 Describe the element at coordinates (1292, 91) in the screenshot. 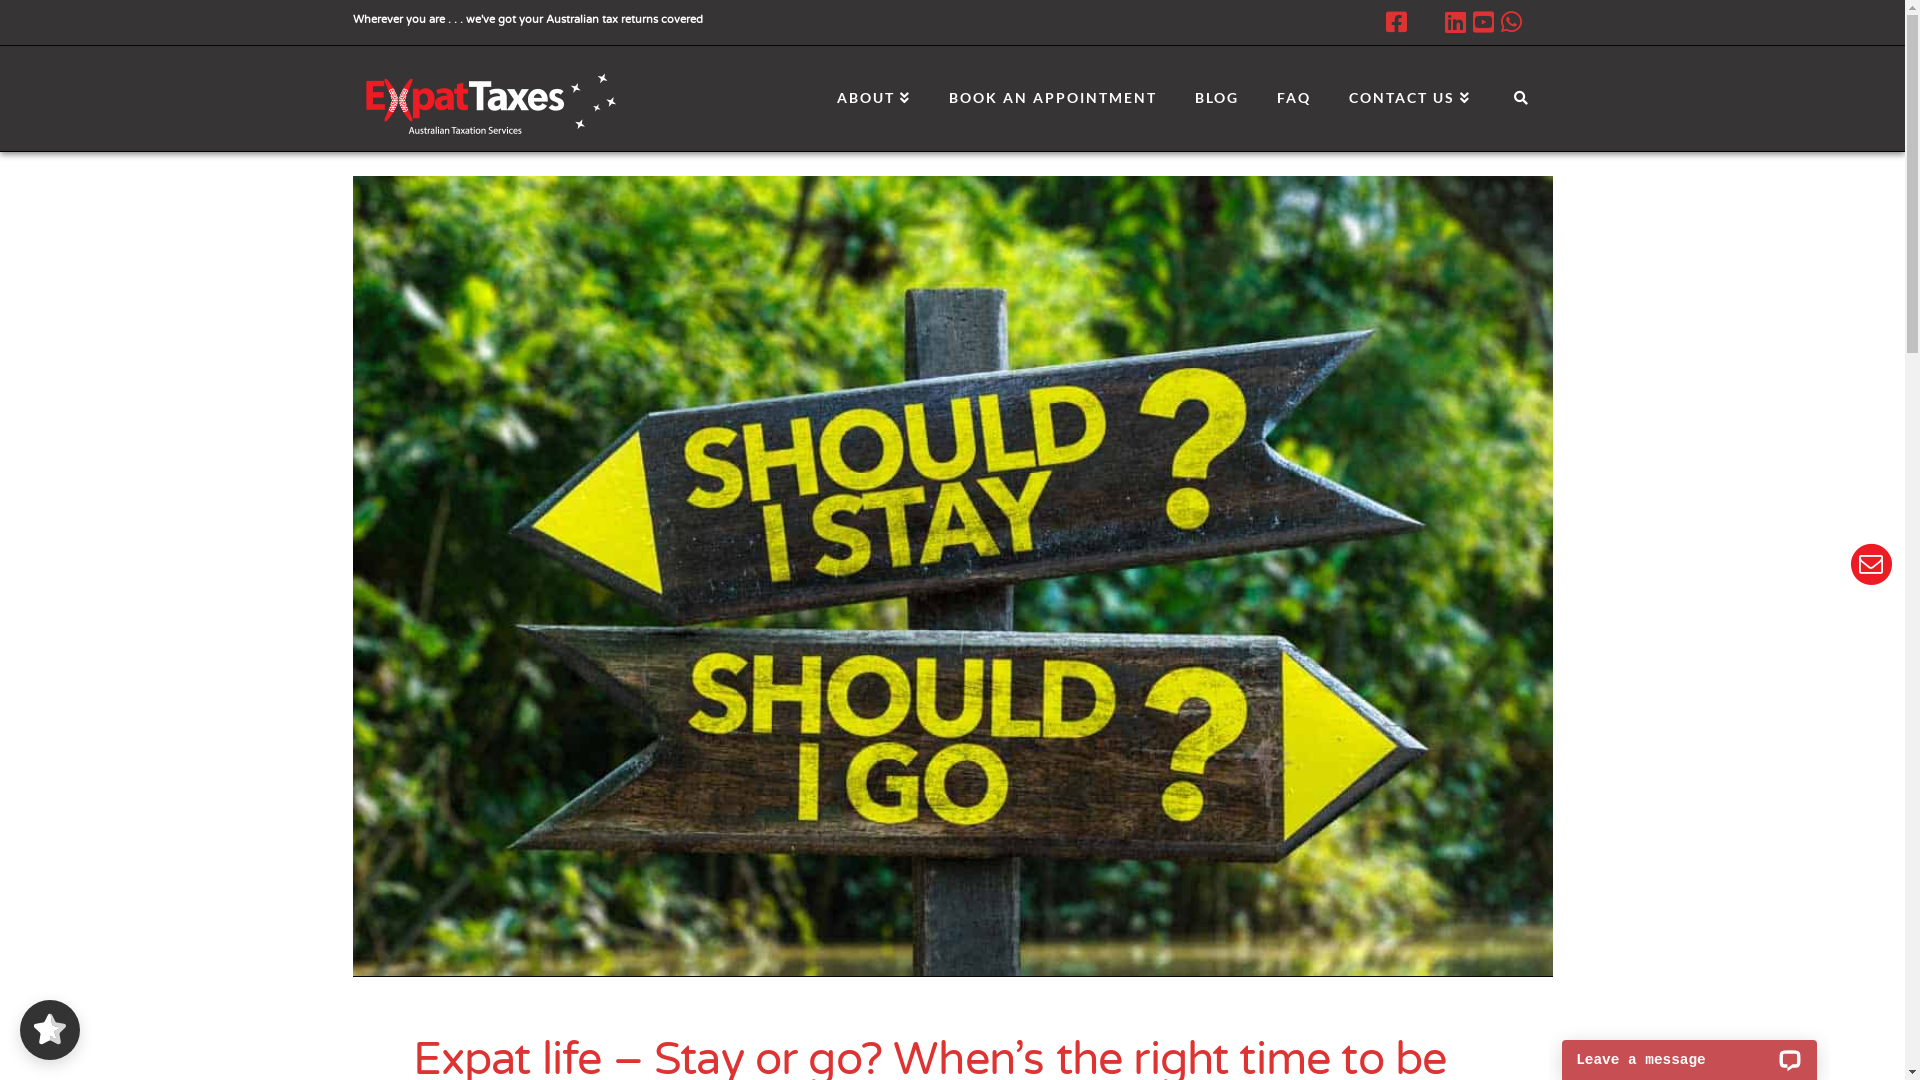

I see `'FAQ'` at that location.